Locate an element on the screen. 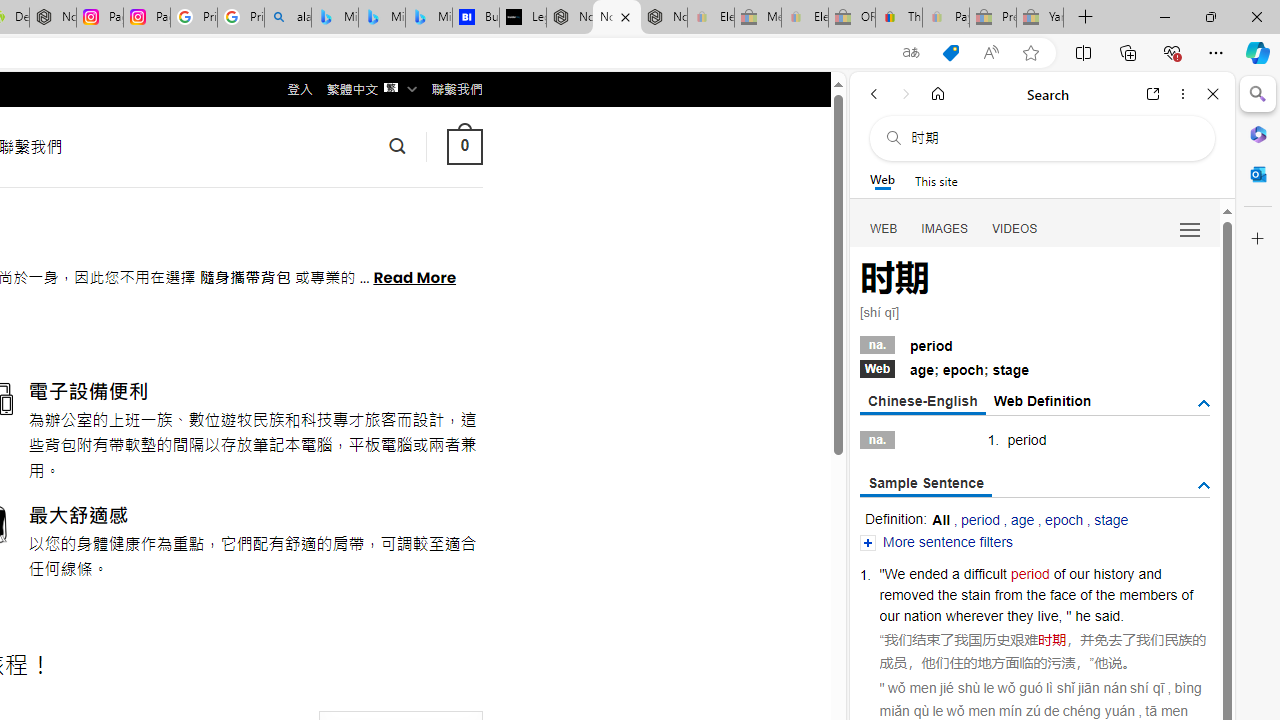 This screenshot has width=1280, height=720. 'Preferences' is located at coordinates (1189, 227).